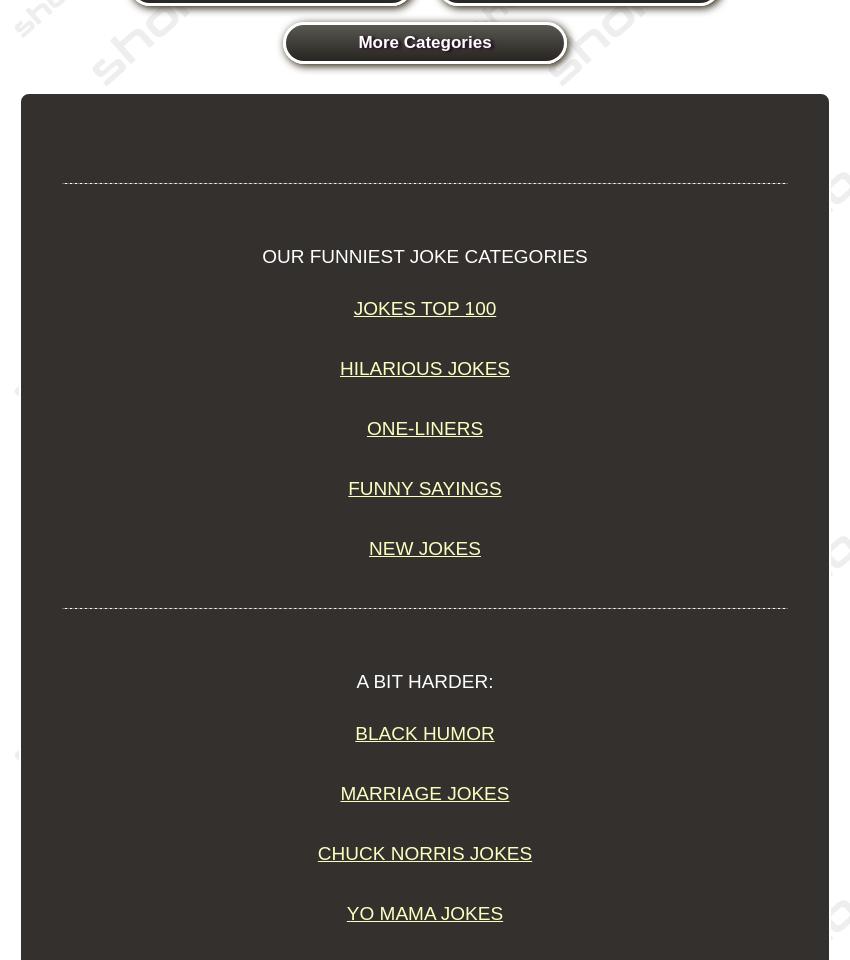 The width and height of the screenshot is (850, 960). What do you see at coordinates (425, 367) in the screenshot?
I see `'Hilarious Jokes'` at bounding box center [425, 367].